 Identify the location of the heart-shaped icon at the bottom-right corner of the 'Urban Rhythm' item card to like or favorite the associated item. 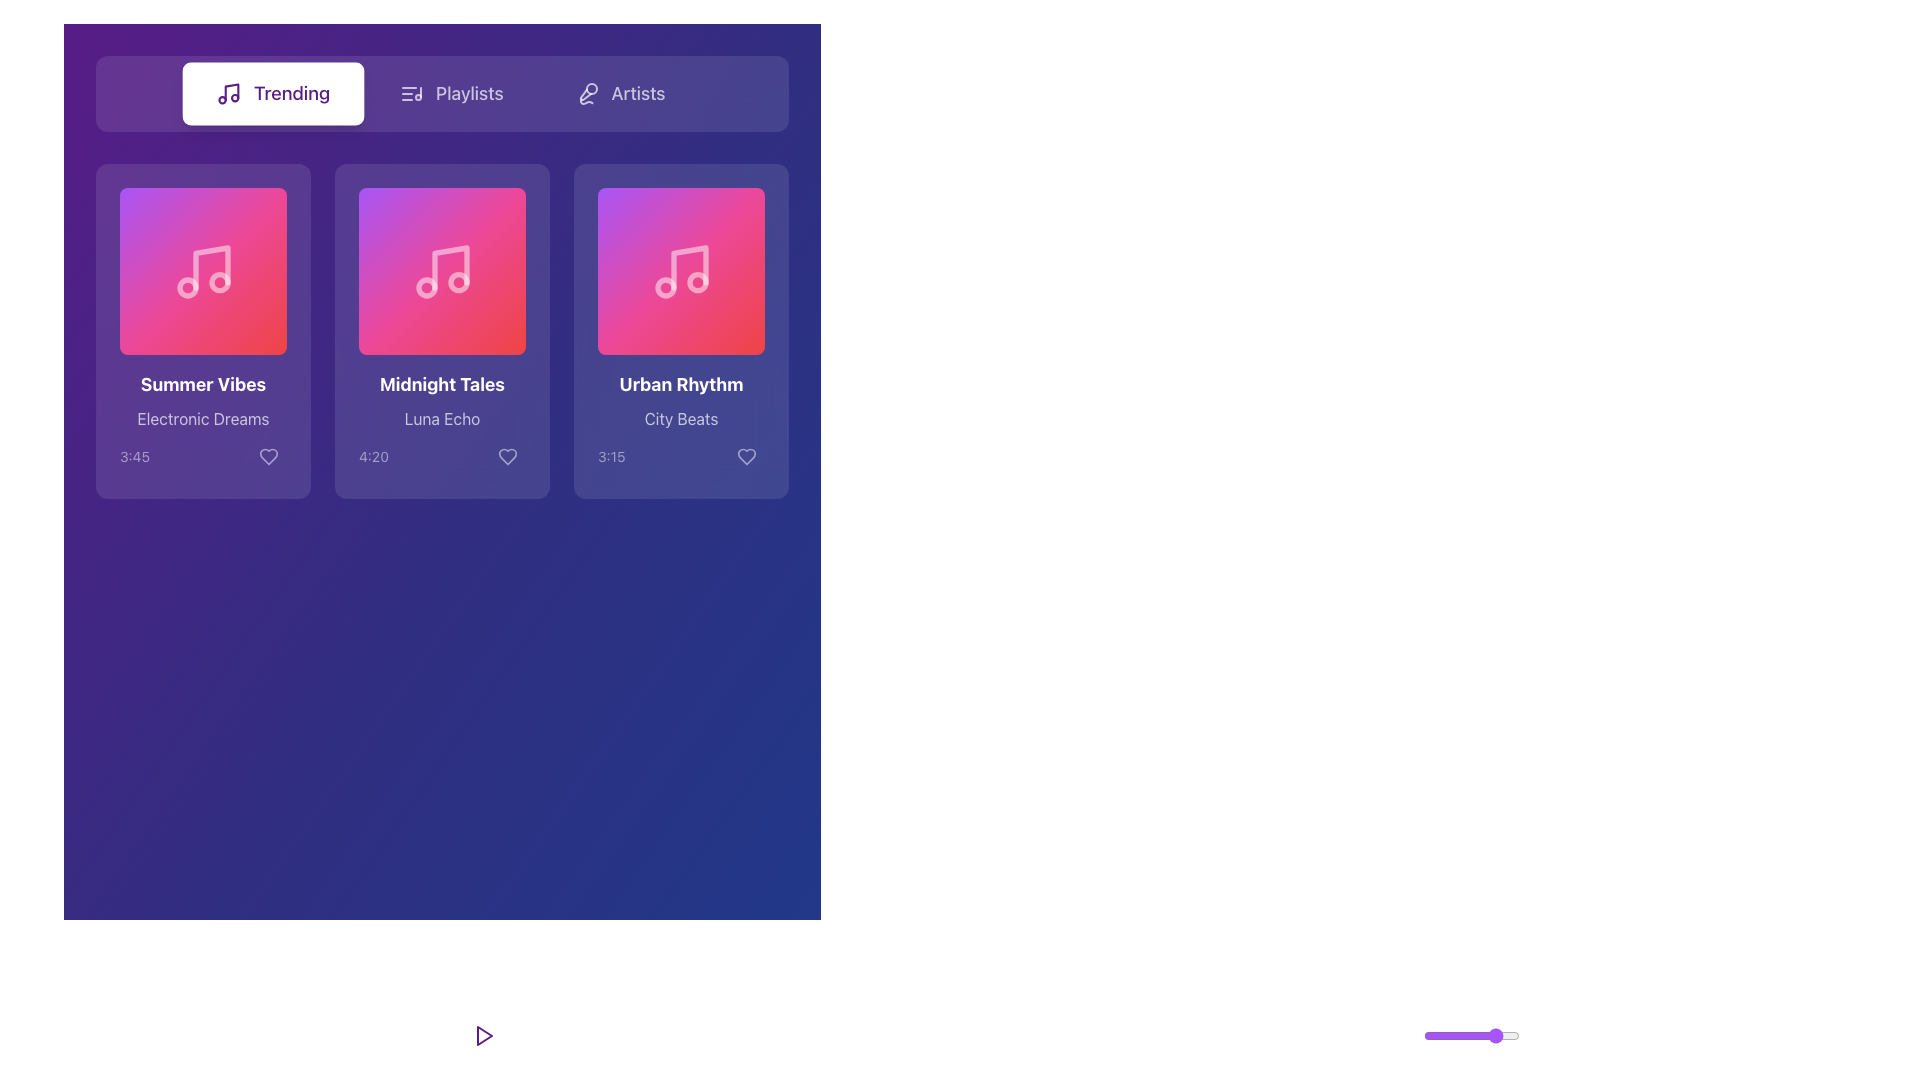
(746, 456).